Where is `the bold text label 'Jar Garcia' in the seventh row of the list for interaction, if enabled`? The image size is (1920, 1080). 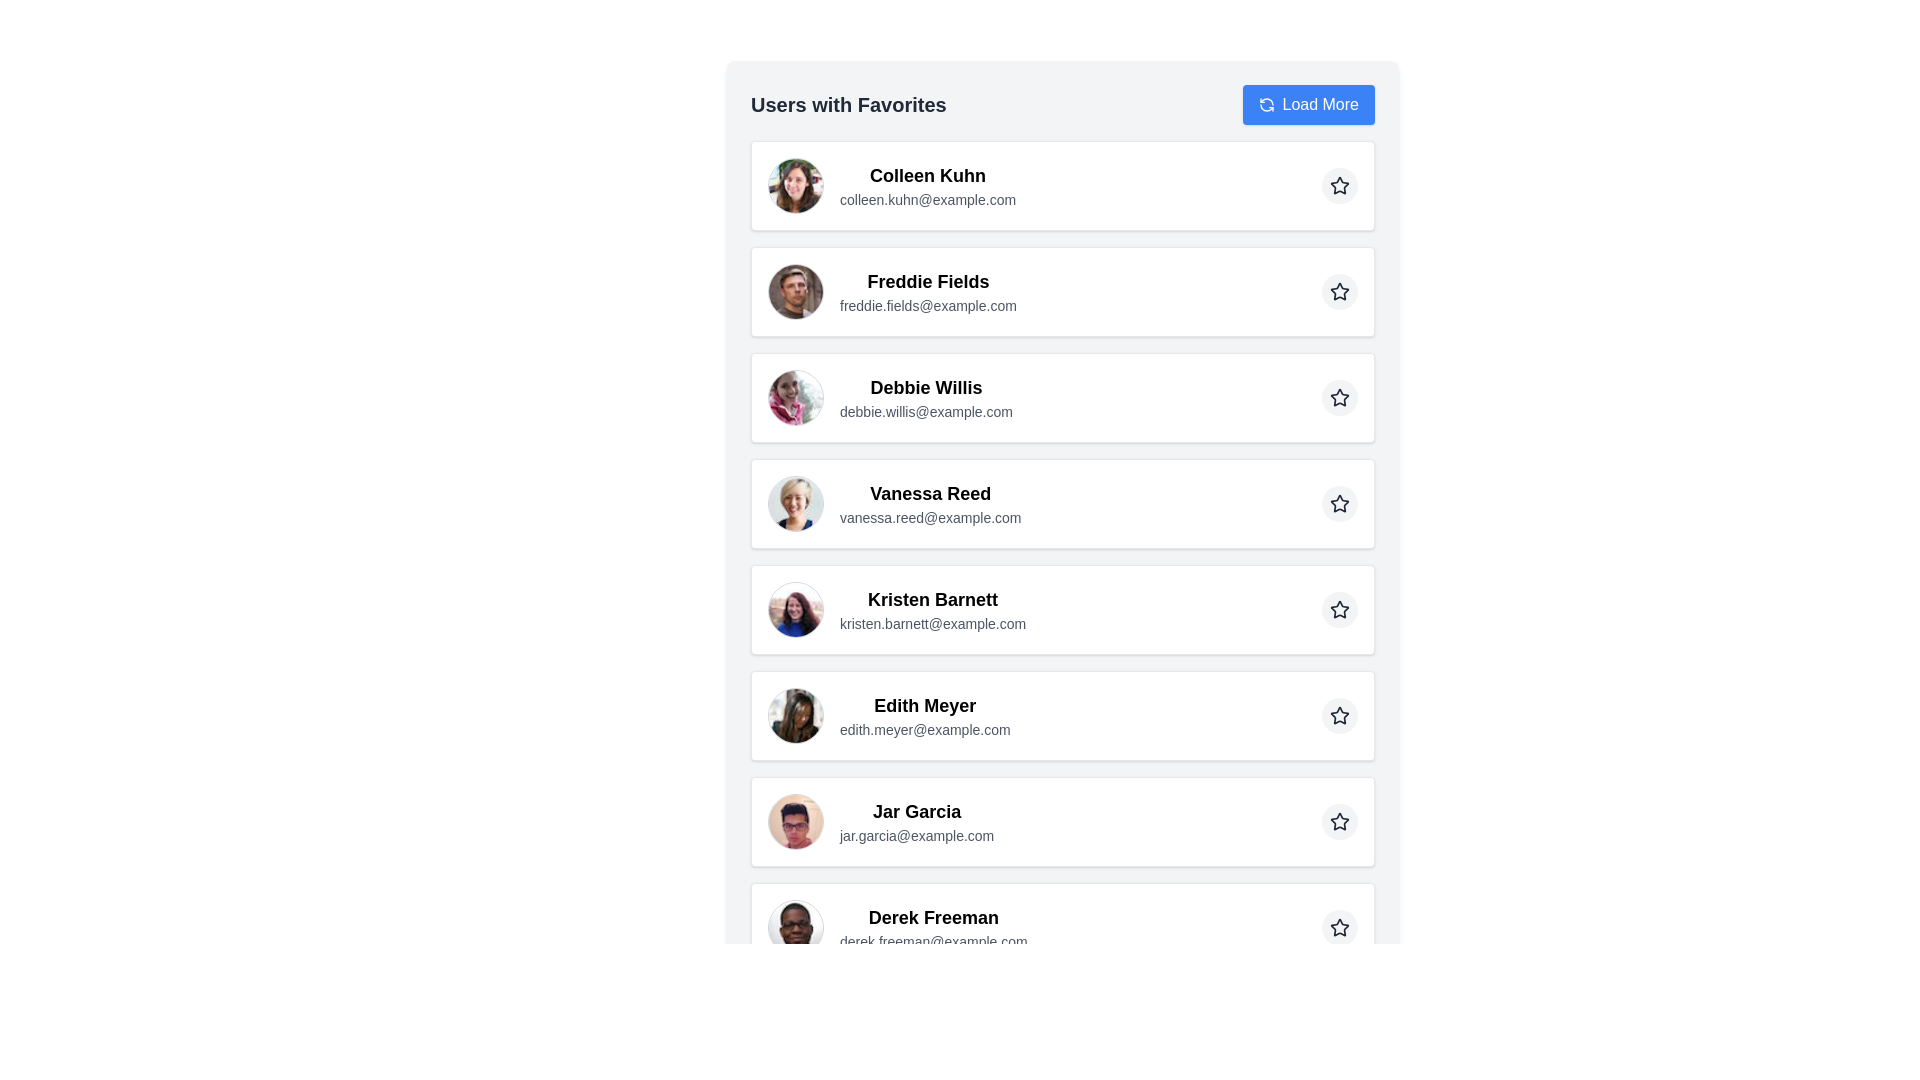 the bold text label 'Jar Garcia' in the seventh row of the list for interaction, if enabled is located at coordinates (916, 812).